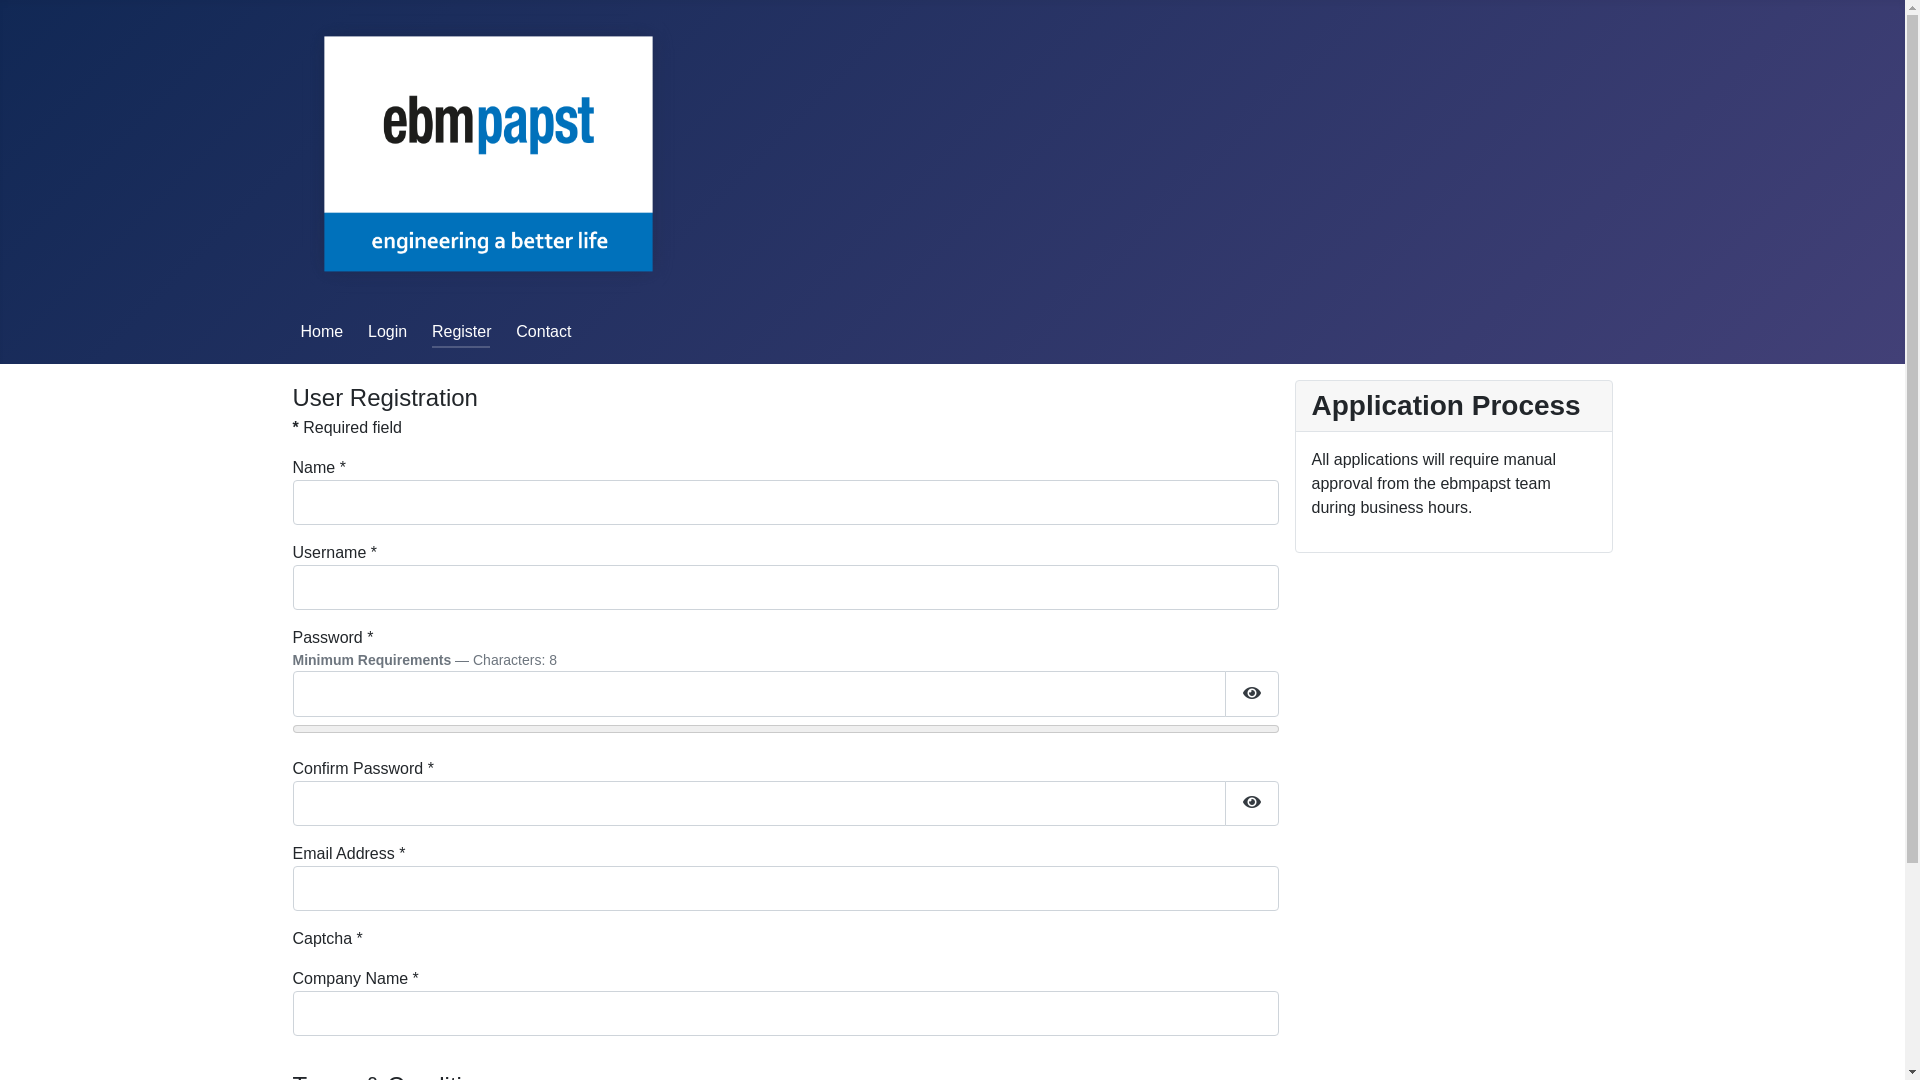  Describe the element at coordinates (1250, 802) in the screenshot. I see `'Show Password'` at that location.